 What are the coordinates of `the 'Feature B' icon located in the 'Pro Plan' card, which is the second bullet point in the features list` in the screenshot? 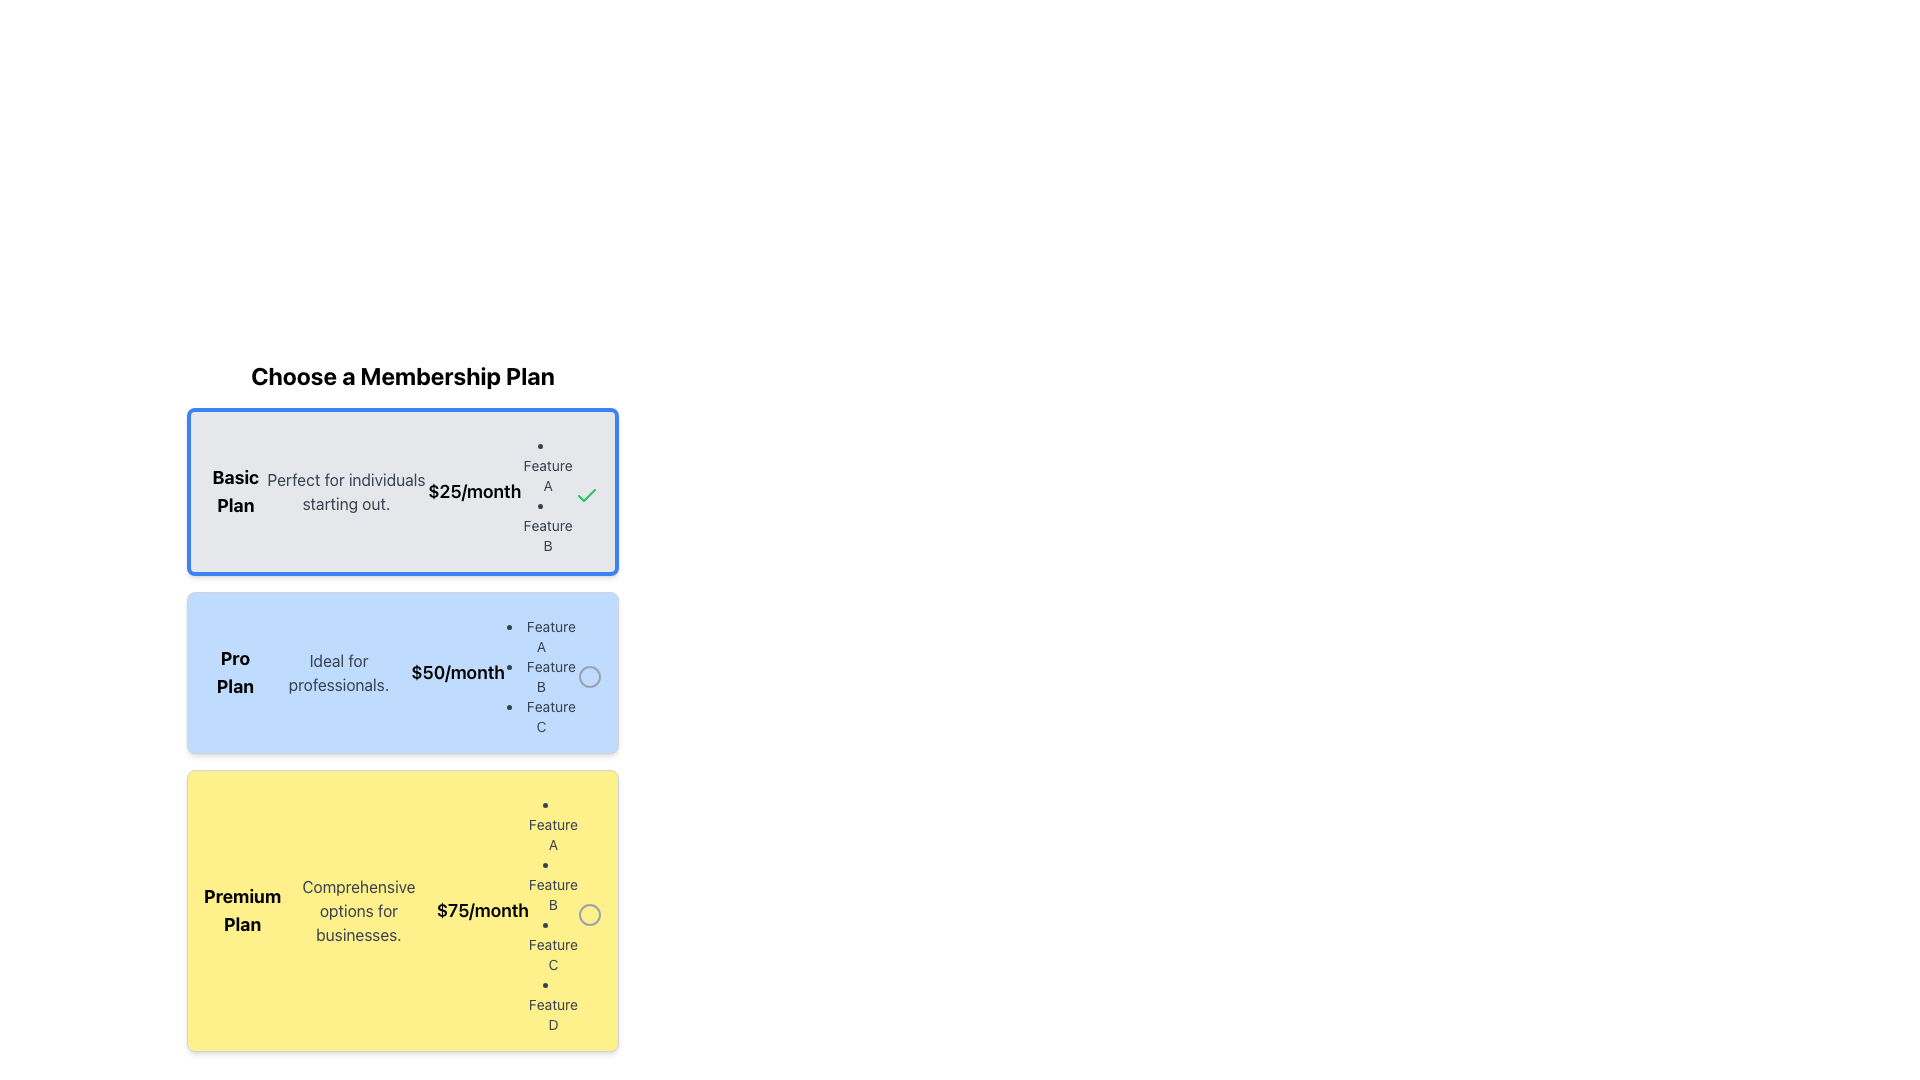 It's located at (589, 676).